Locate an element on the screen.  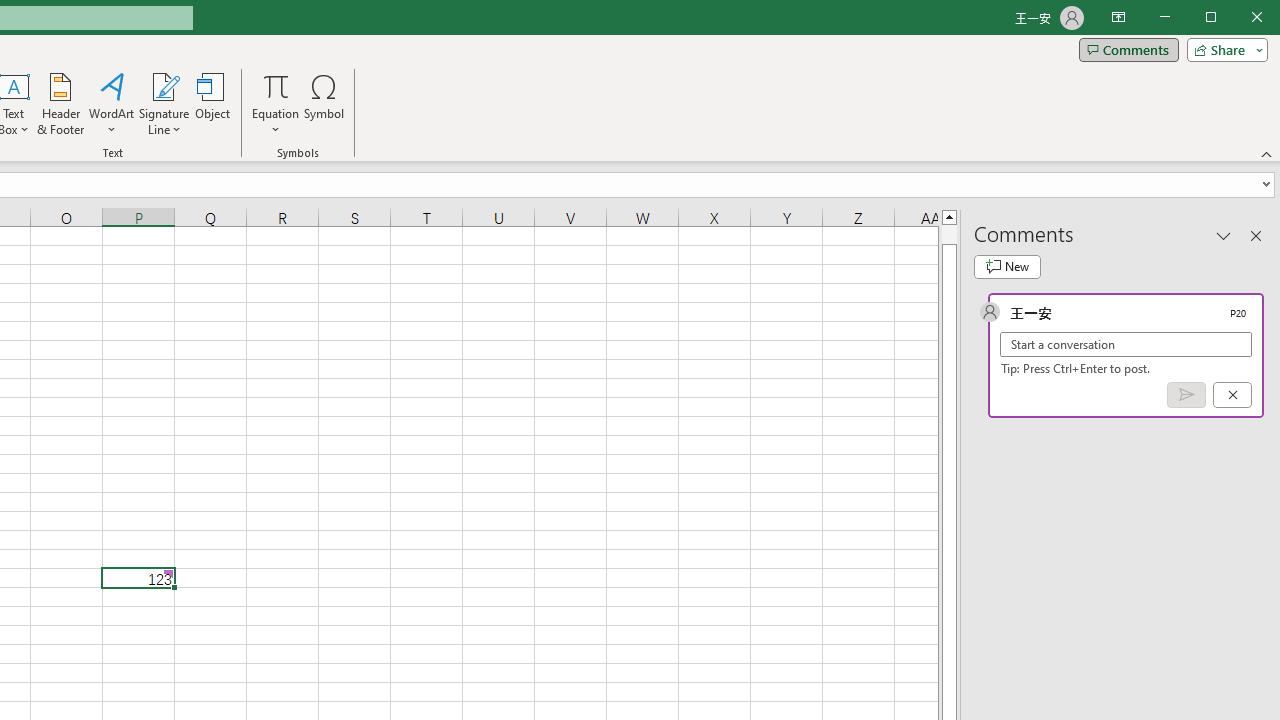
'Equation' is located at coordinates (274, 104).